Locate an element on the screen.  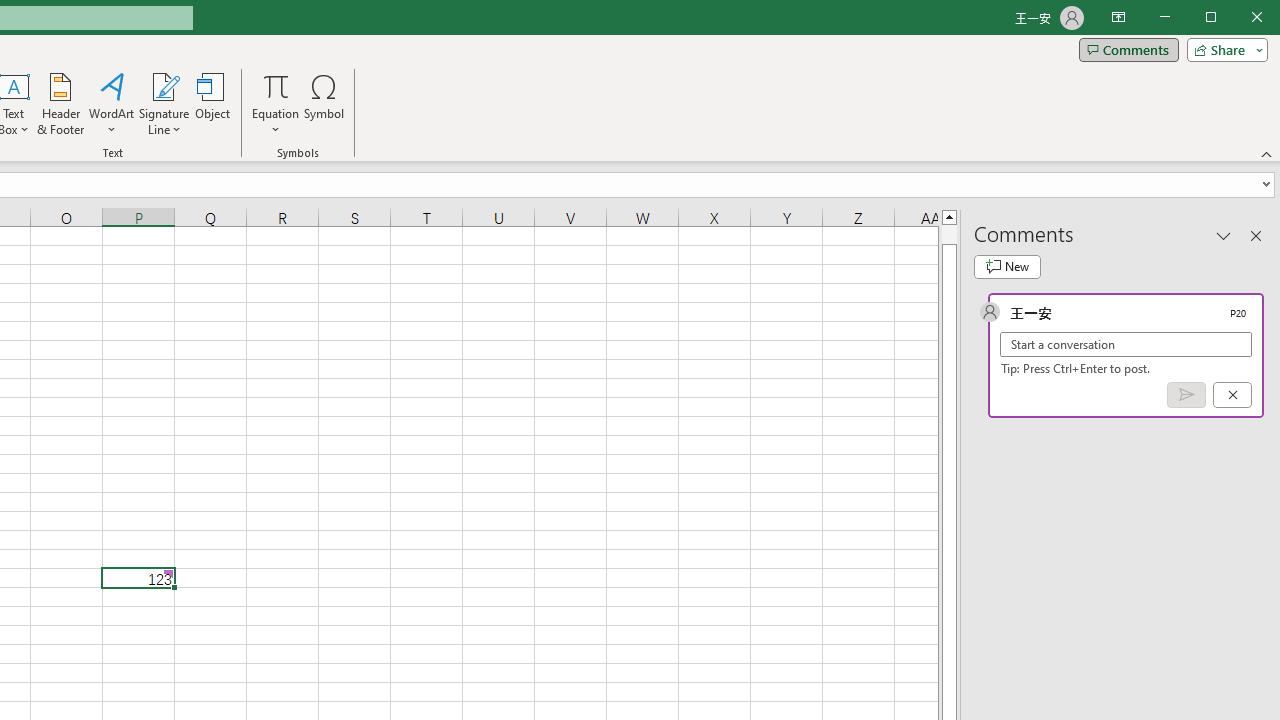
'Equation' is located at coordinates (274, 104).